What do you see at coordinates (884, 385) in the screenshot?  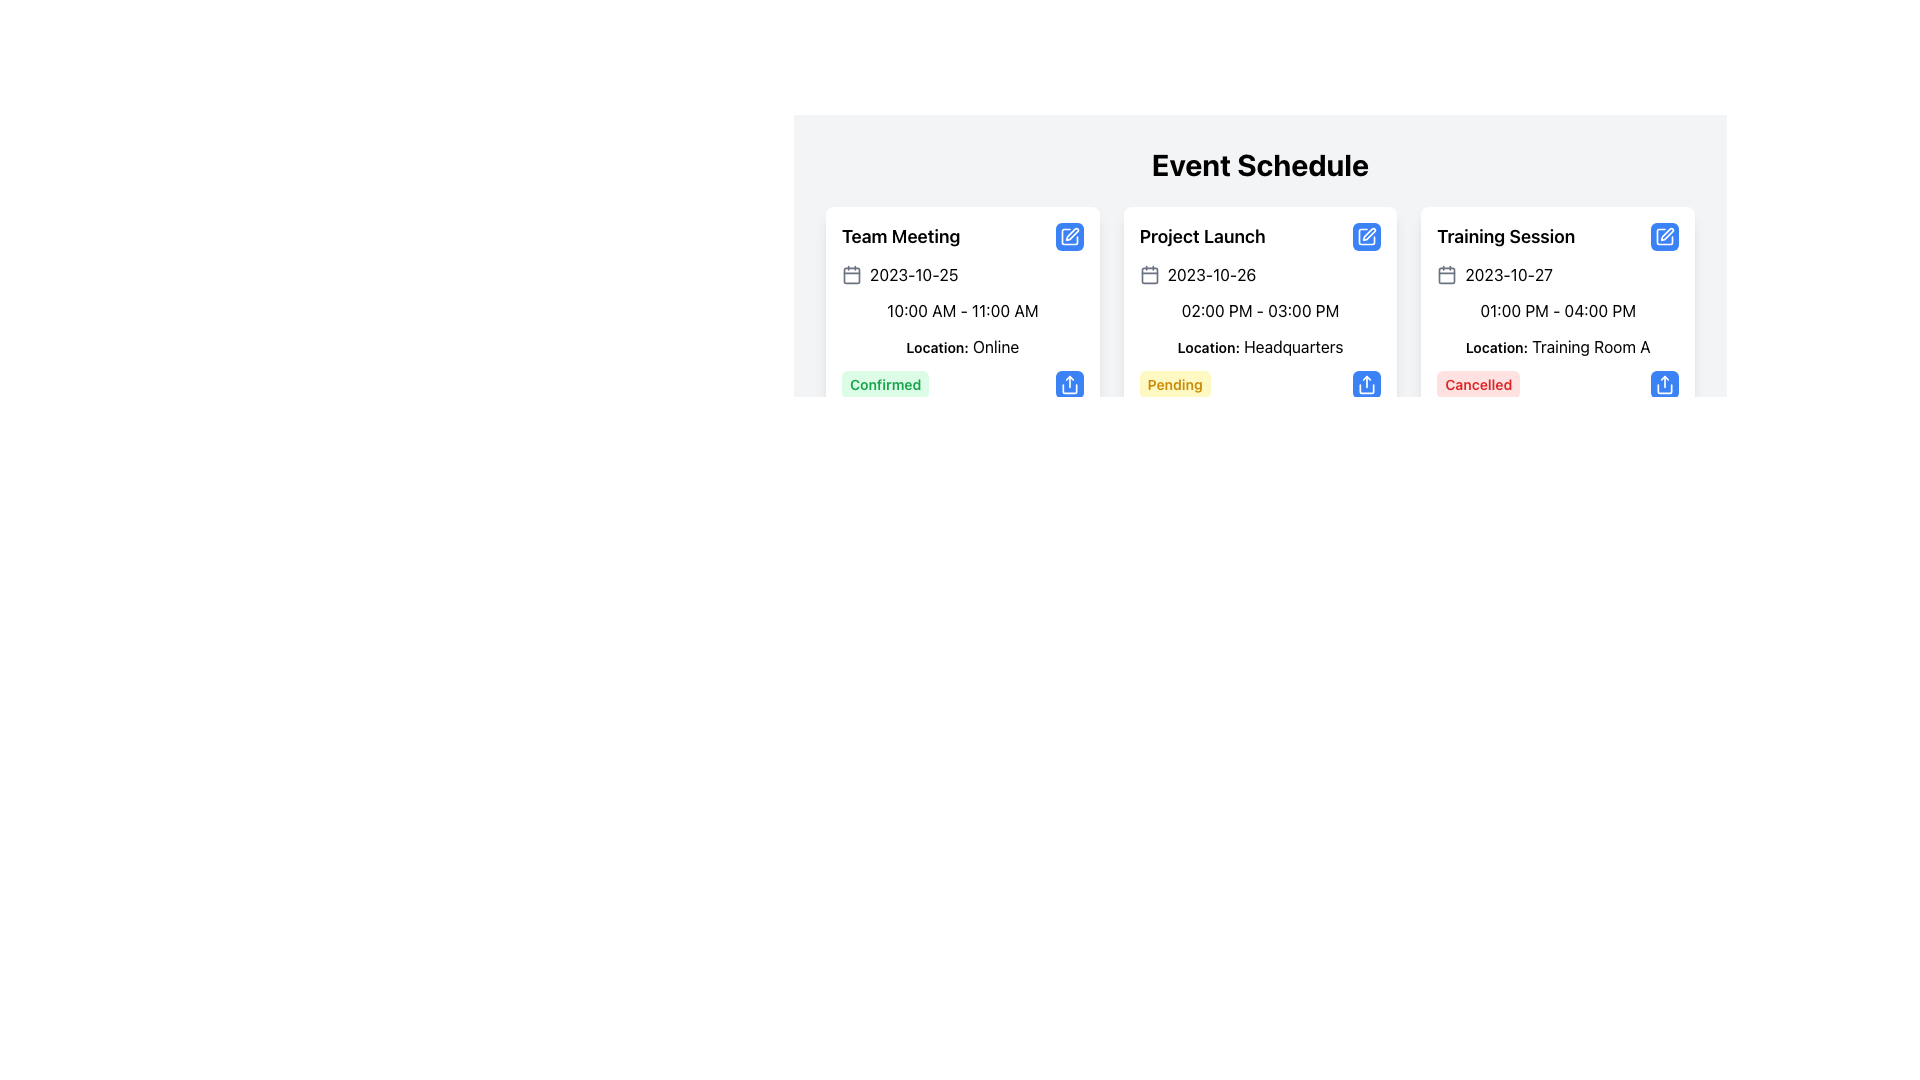 I see `the Badge indicating the event status as 'Confirmed' located in the bottom-left corner of the 'Team Meeting' event card in the 'Event Schedule' interface` at bounding box center [884, 385].